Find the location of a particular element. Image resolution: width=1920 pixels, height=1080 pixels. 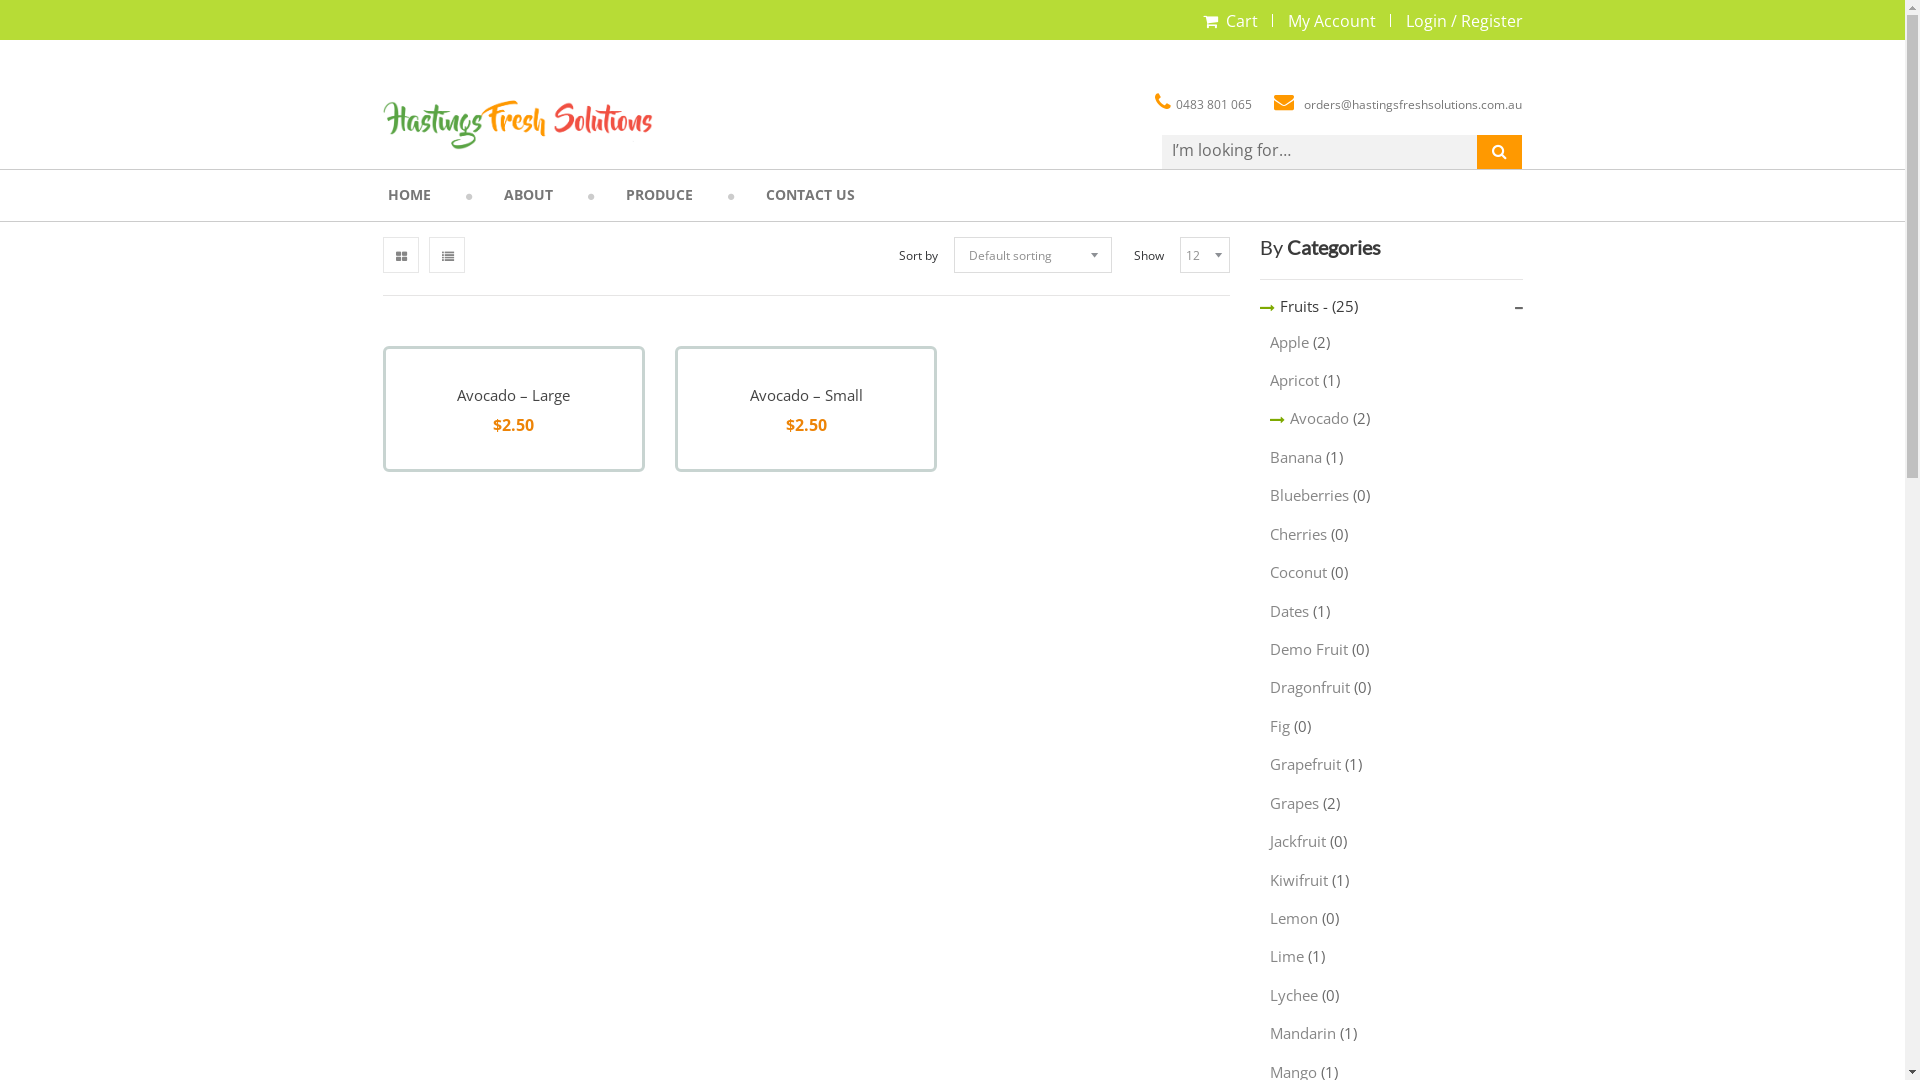

'List View' is located at coordinates (426, 253).